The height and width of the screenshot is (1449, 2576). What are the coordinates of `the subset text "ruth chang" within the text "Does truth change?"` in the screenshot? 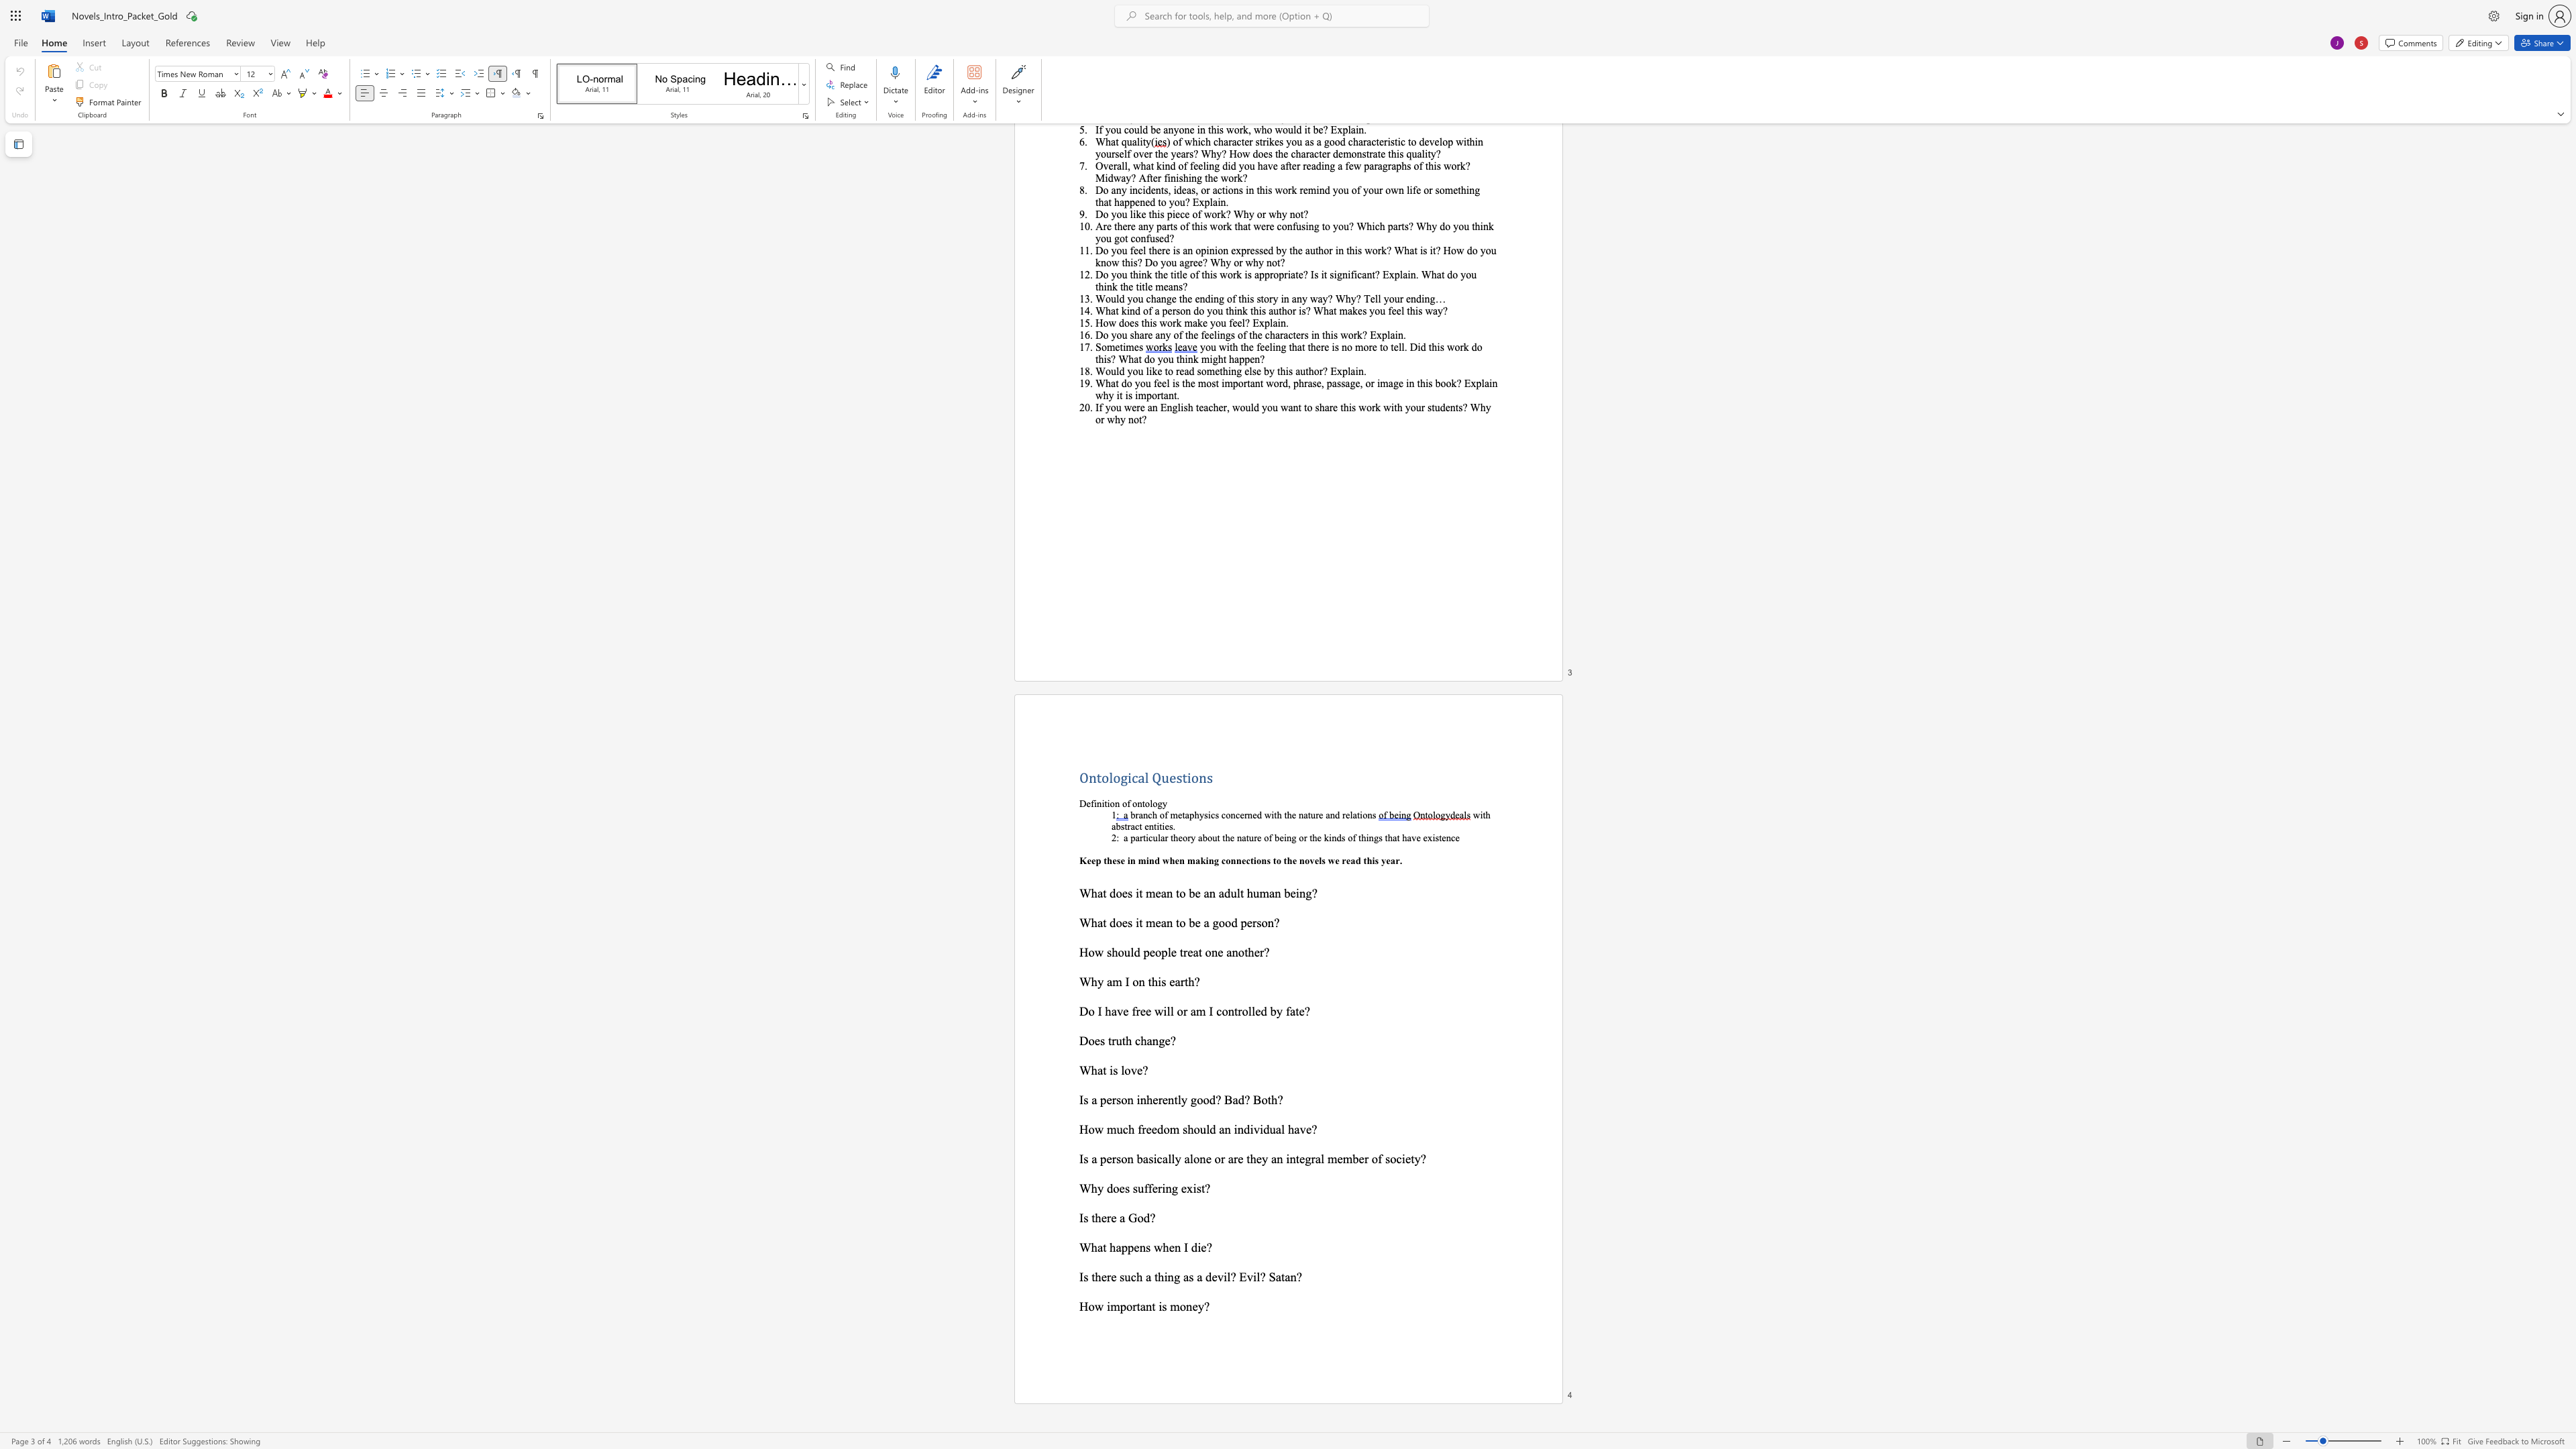 It's located at (1111, 1040).